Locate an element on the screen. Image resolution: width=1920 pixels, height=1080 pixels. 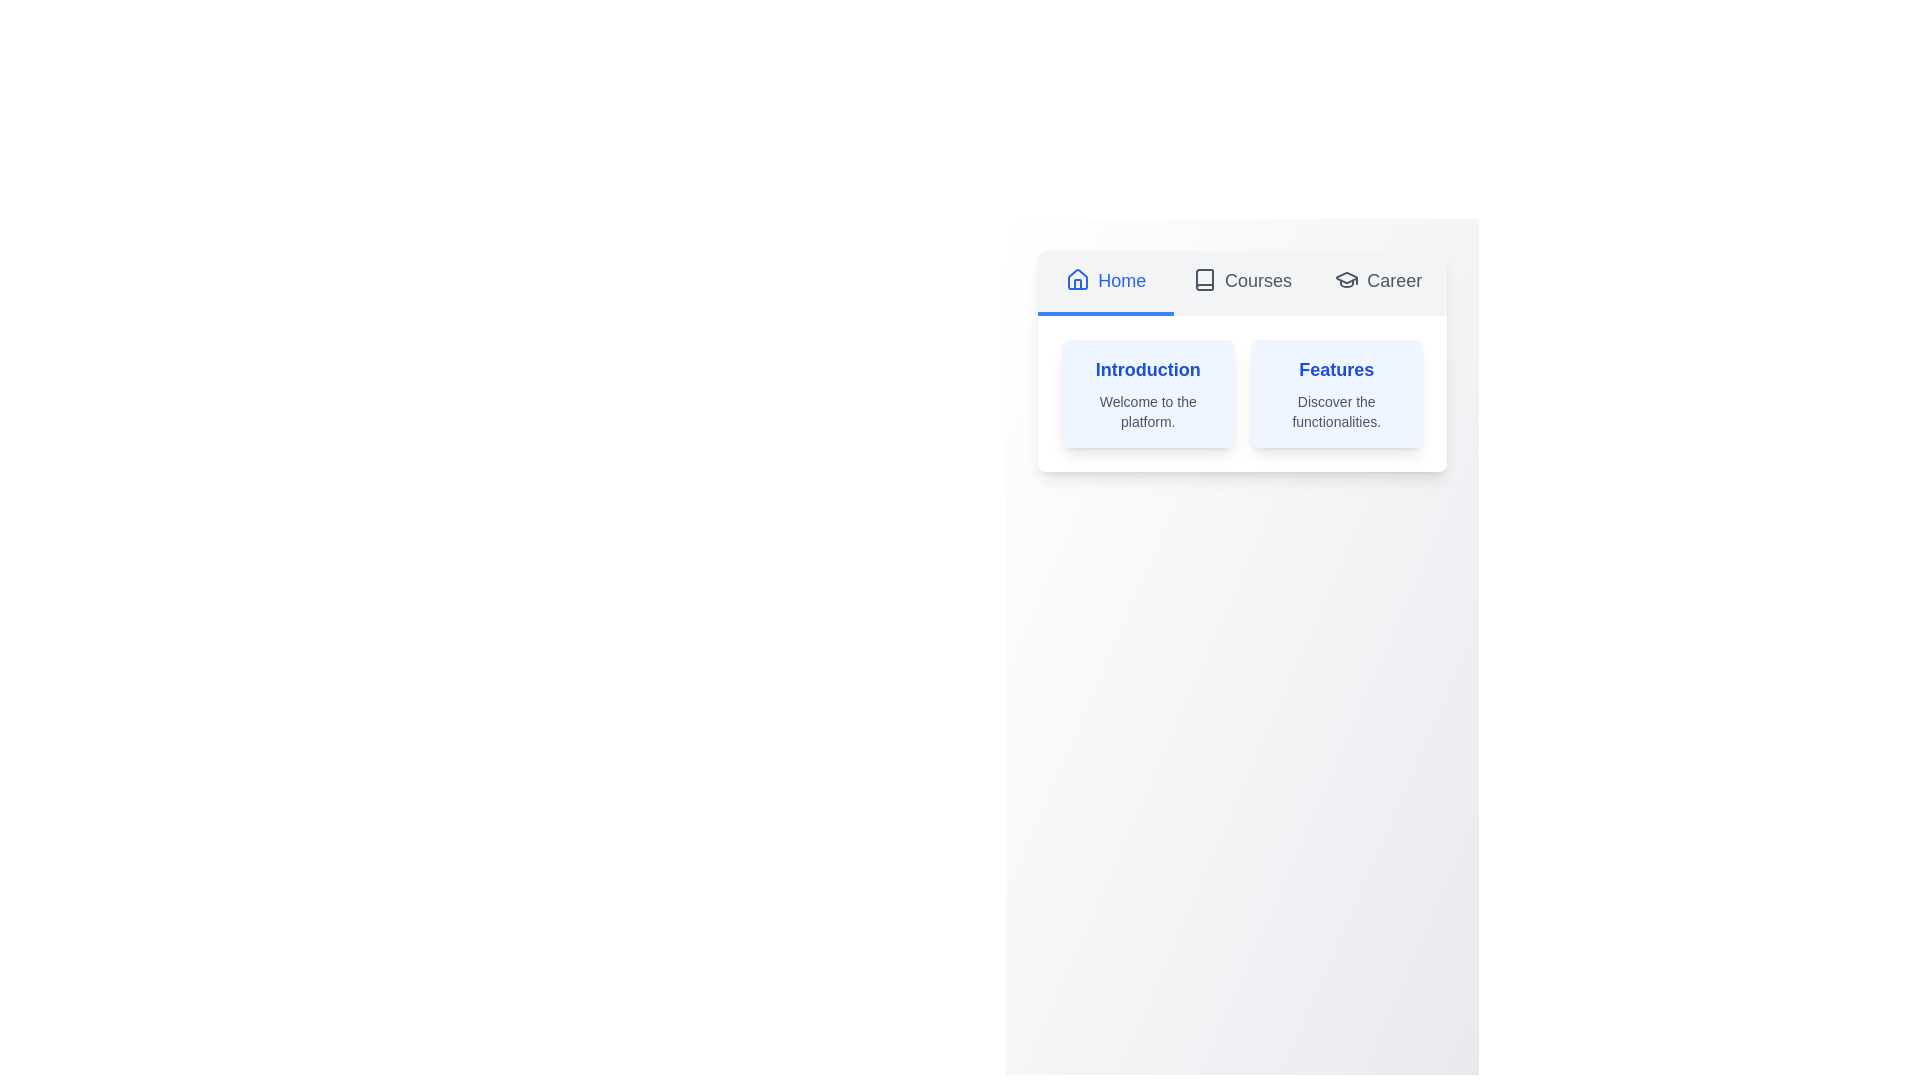
message displayed in the text label that says 'Welcome to the platform.' located under the 'Introduction' title in a card in the top-left section of the interface is located at coordinates (1148, 411).